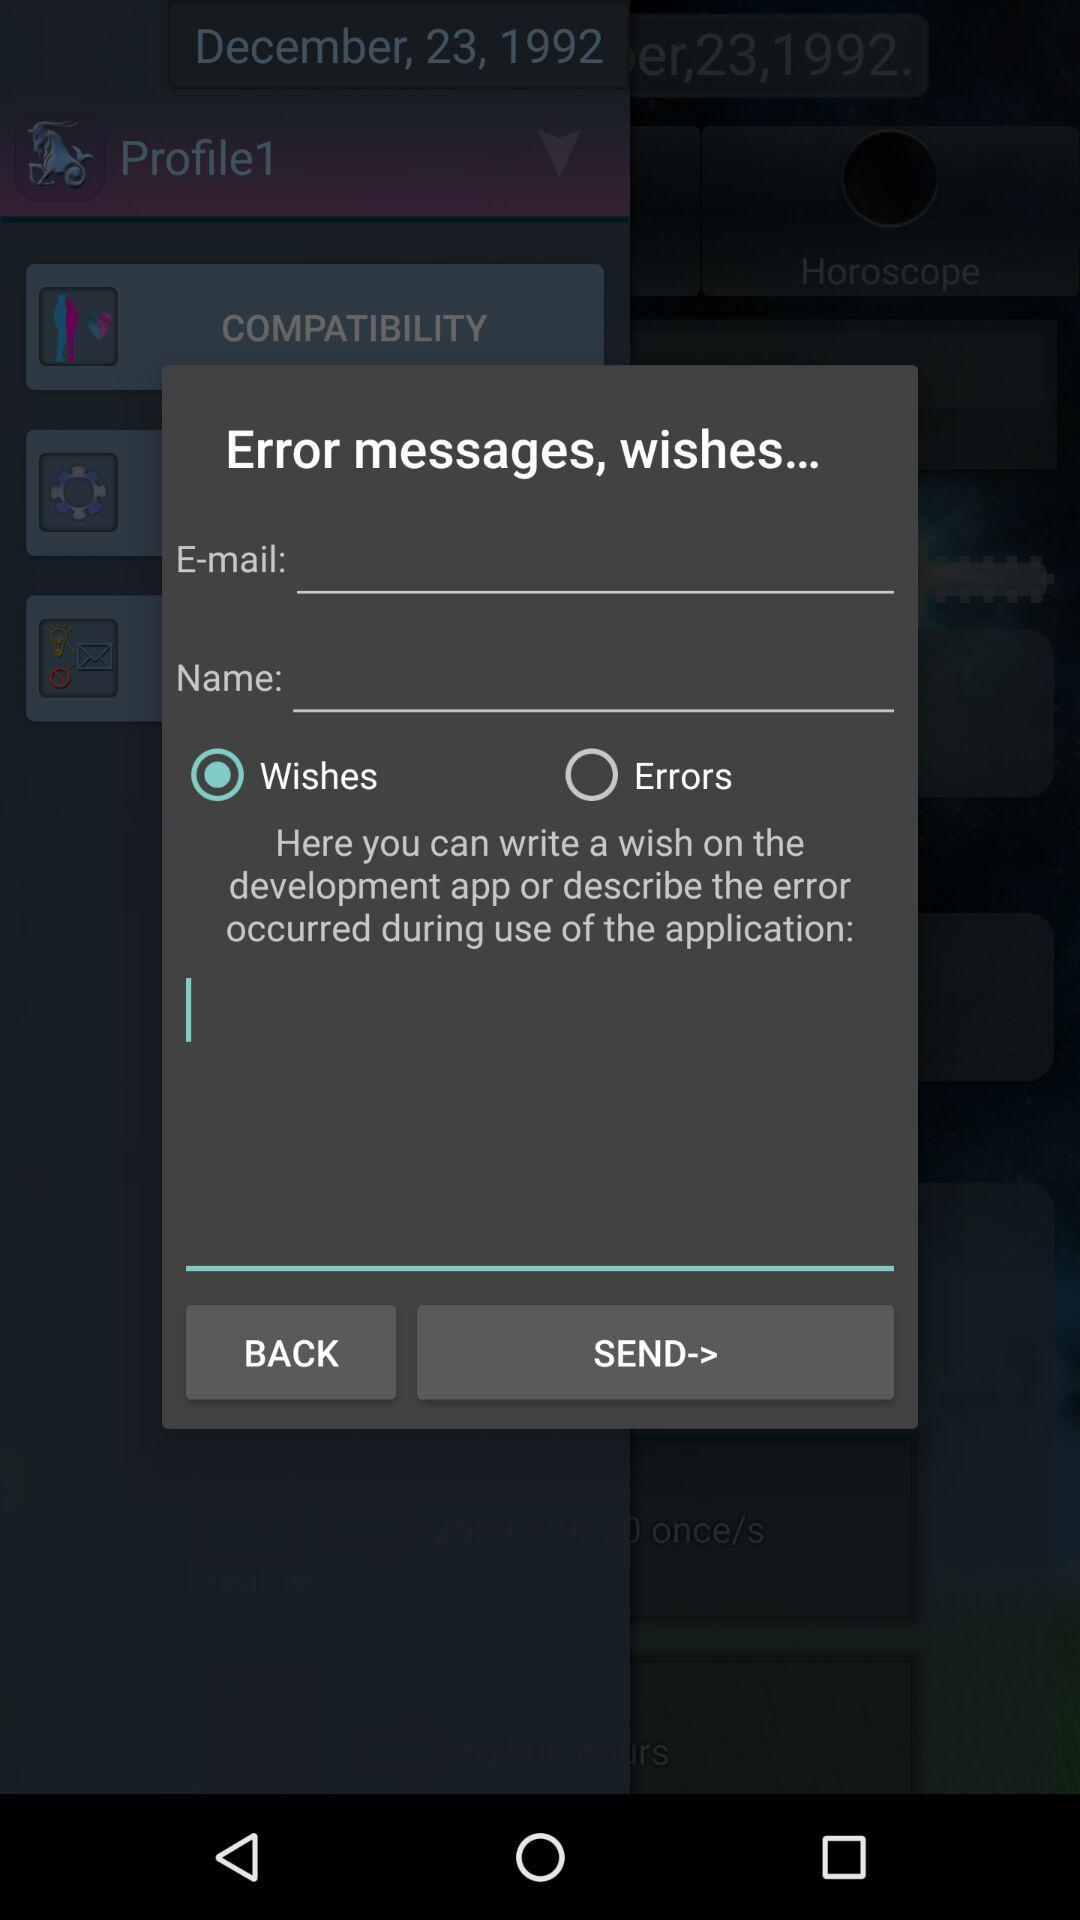 Image resolution: width=1080 pixels, height=1920 pixels. What do you see at coordinates (592, 673) in the screenshot?
I see `input name` at bounding box center [592, 673].